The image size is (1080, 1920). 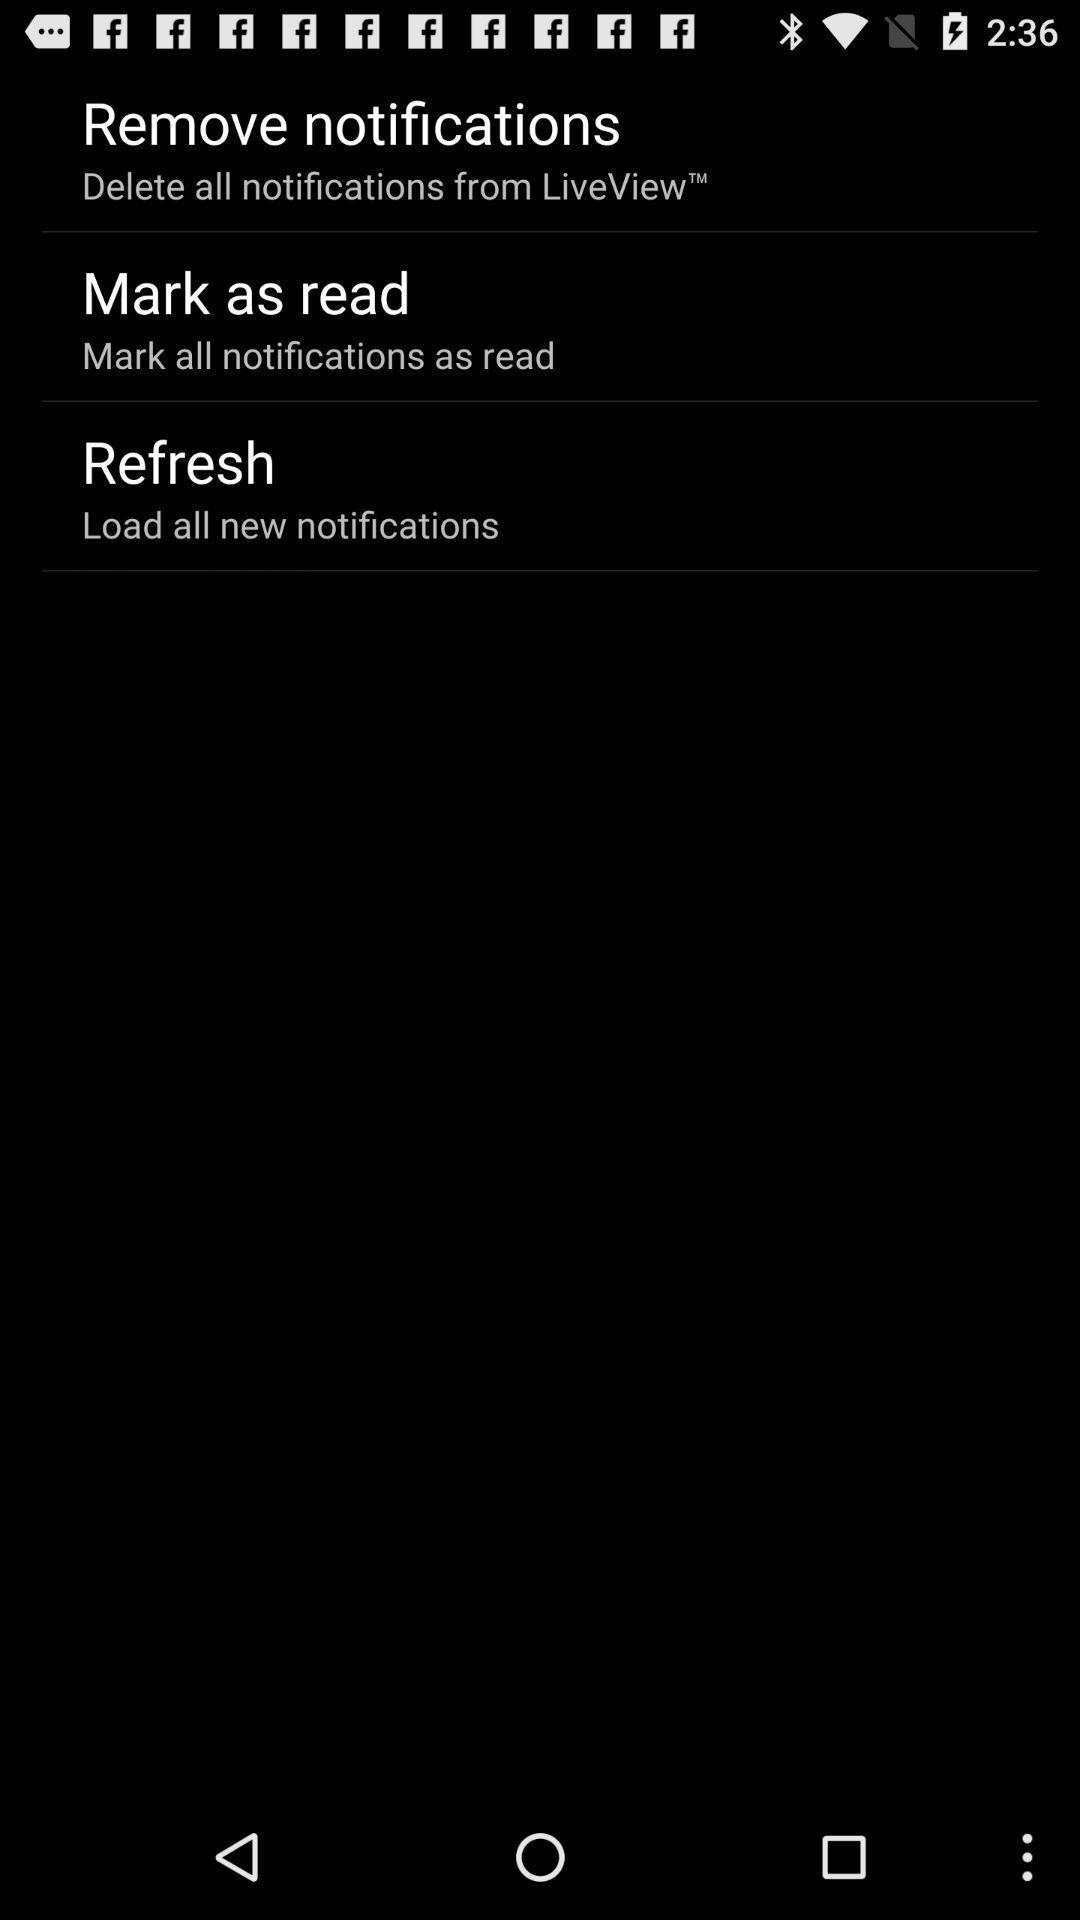 I want to click on refresh item, so click(x=177, y=459).